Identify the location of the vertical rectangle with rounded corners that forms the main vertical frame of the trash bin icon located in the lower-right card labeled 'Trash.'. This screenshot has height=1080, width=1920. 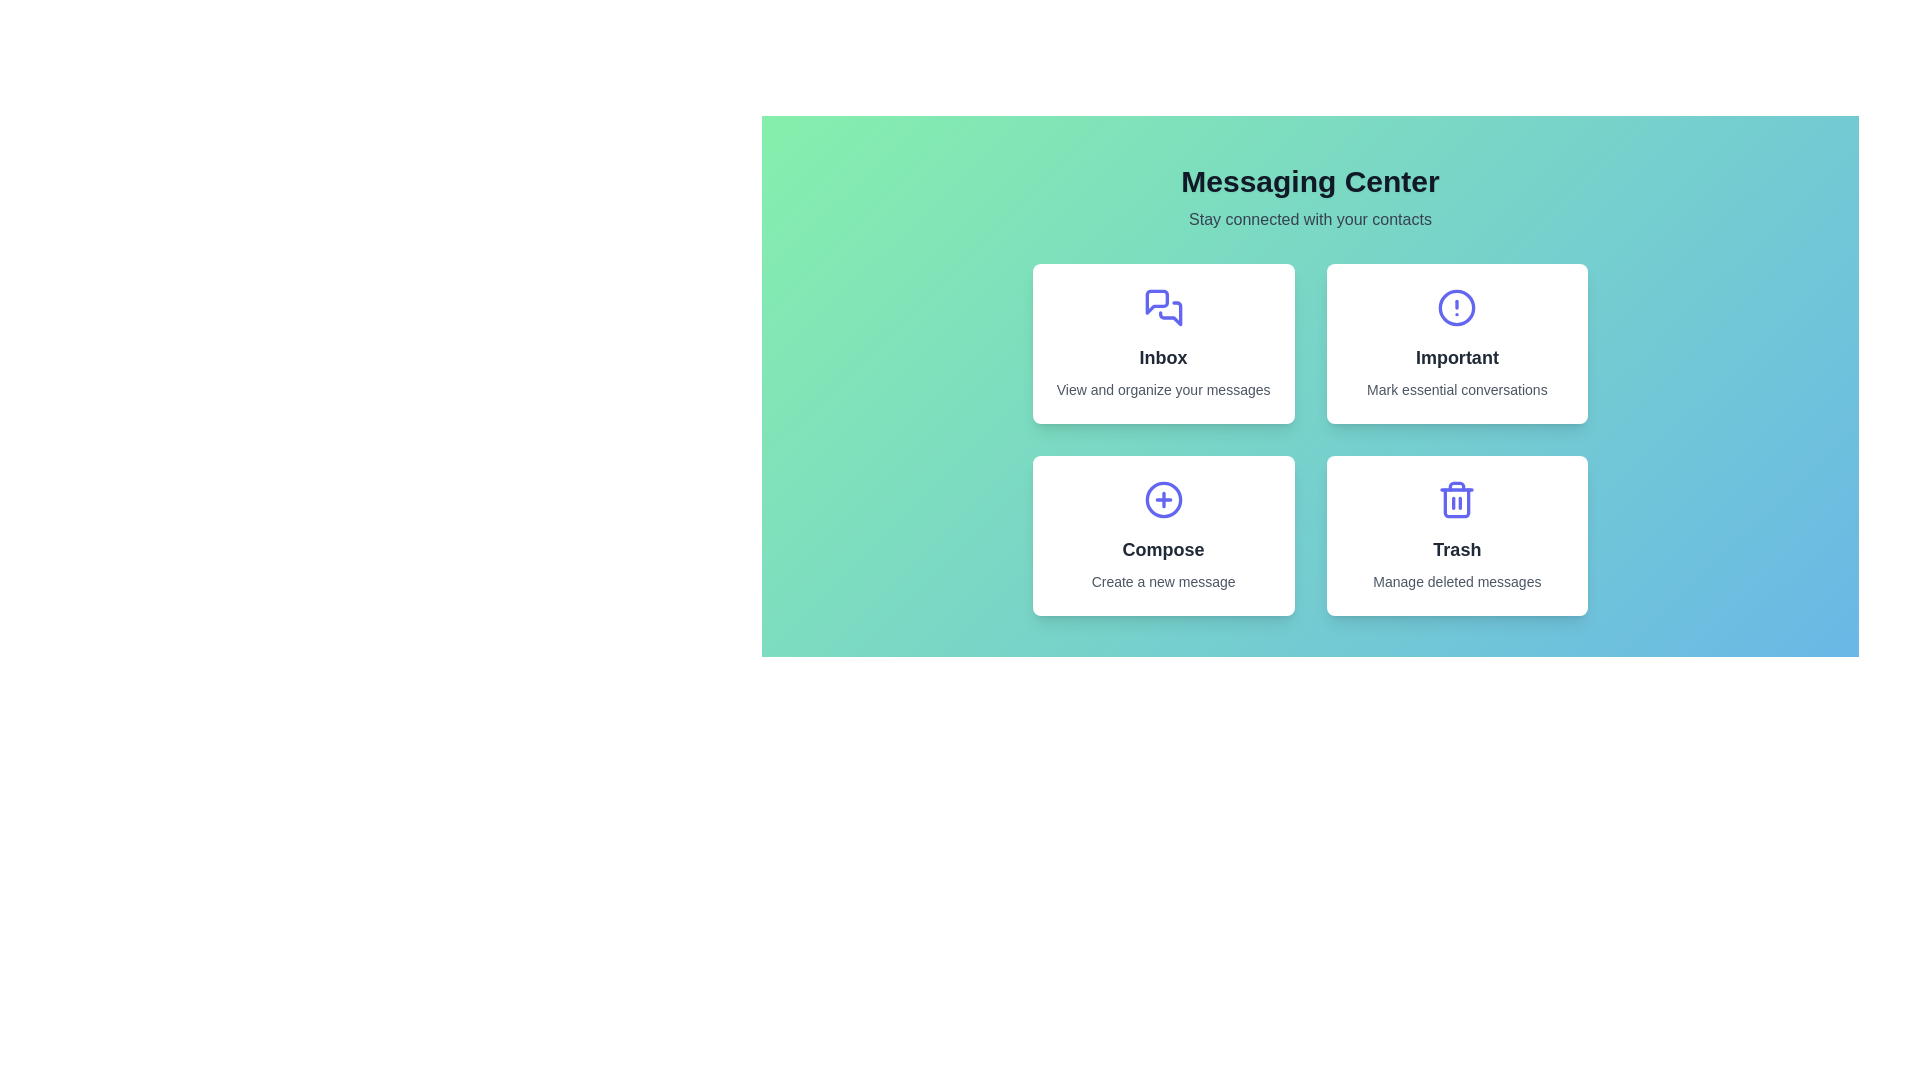
(1457, 502).